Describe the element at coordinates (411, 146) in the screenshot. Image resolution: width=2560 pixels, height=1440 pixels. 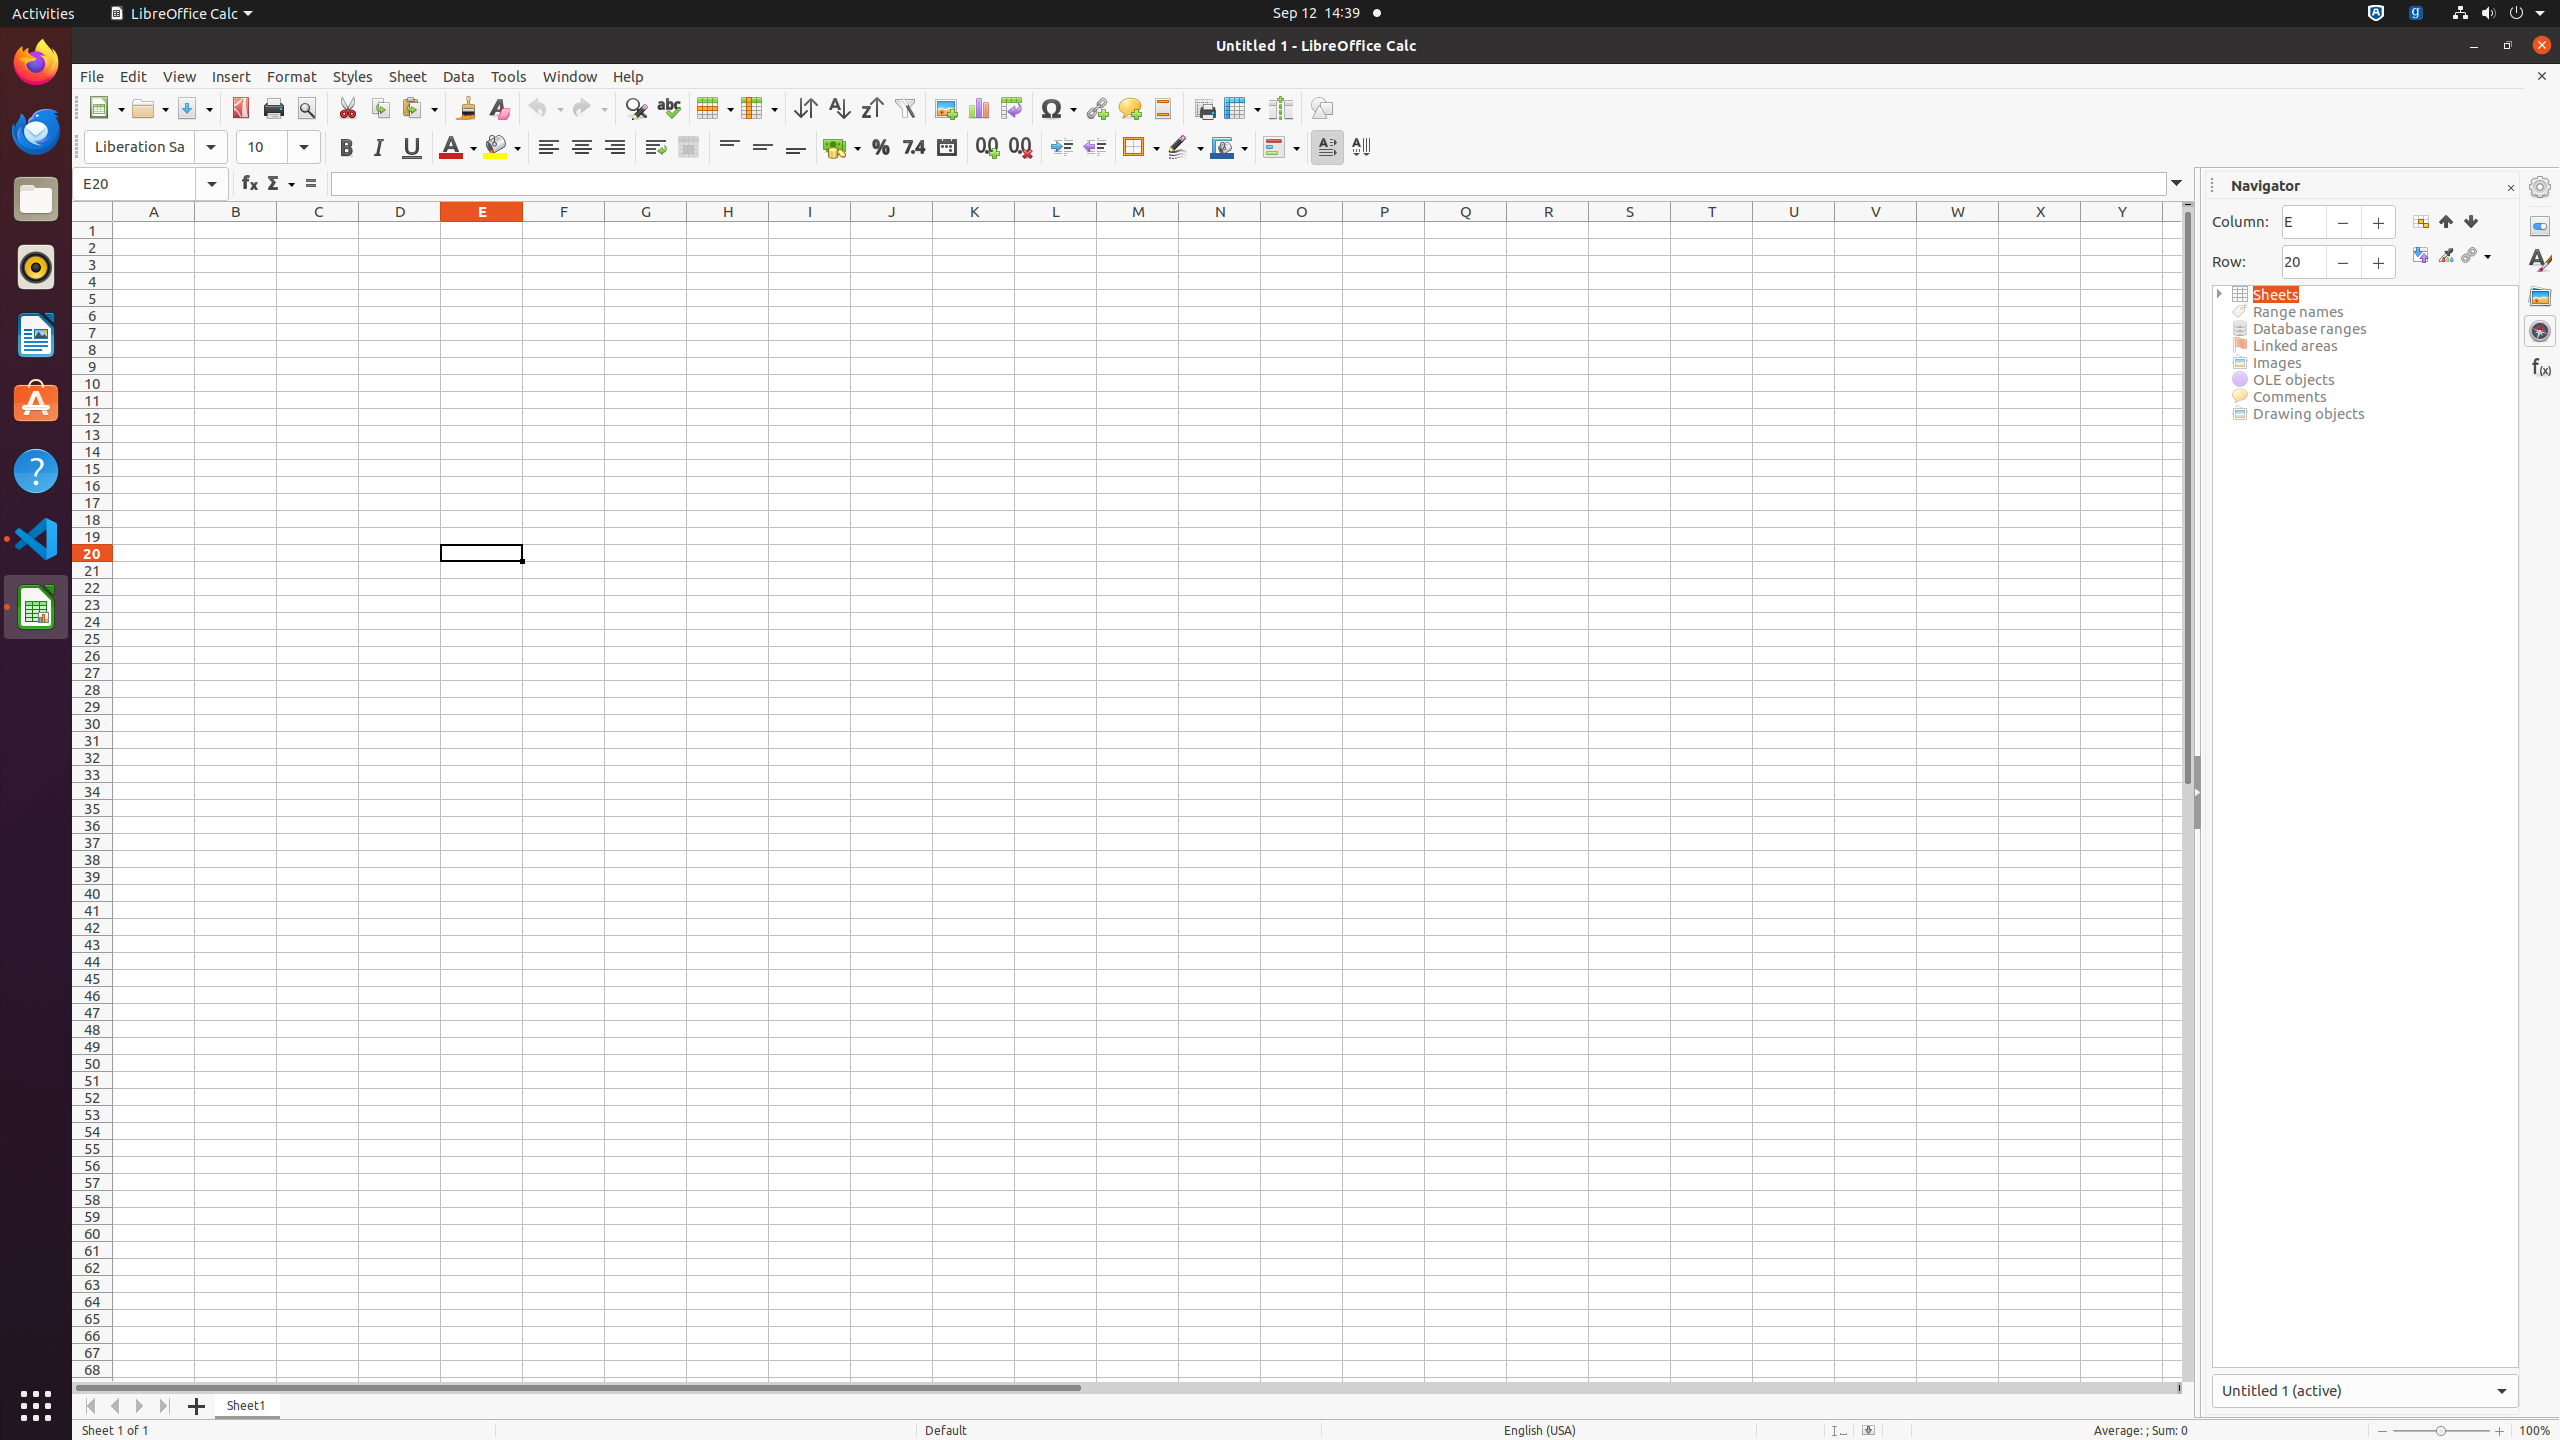
I see `'Underline'` at that location.